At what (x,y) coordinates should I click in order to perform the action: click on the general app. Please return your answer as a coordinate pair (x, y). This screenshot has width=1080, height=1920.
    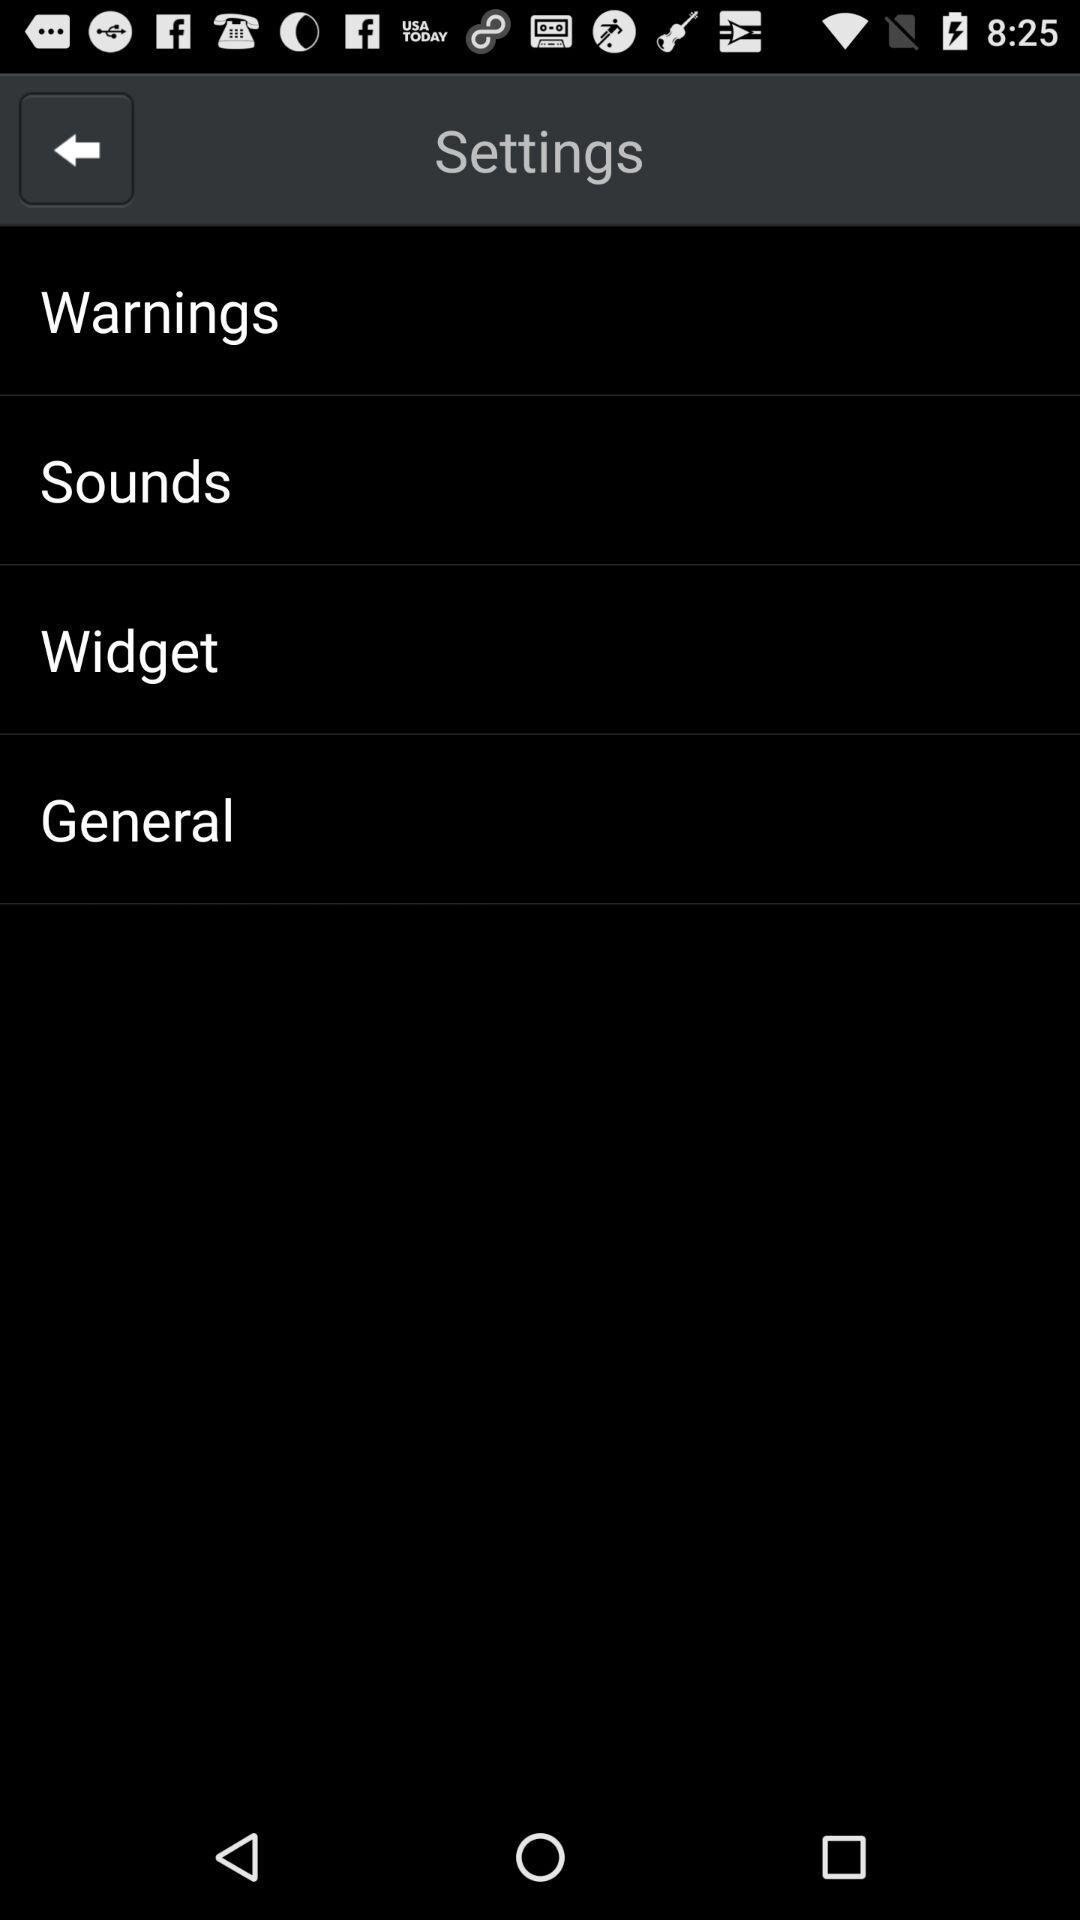
    Looking at the image, I should click on (136, 818).